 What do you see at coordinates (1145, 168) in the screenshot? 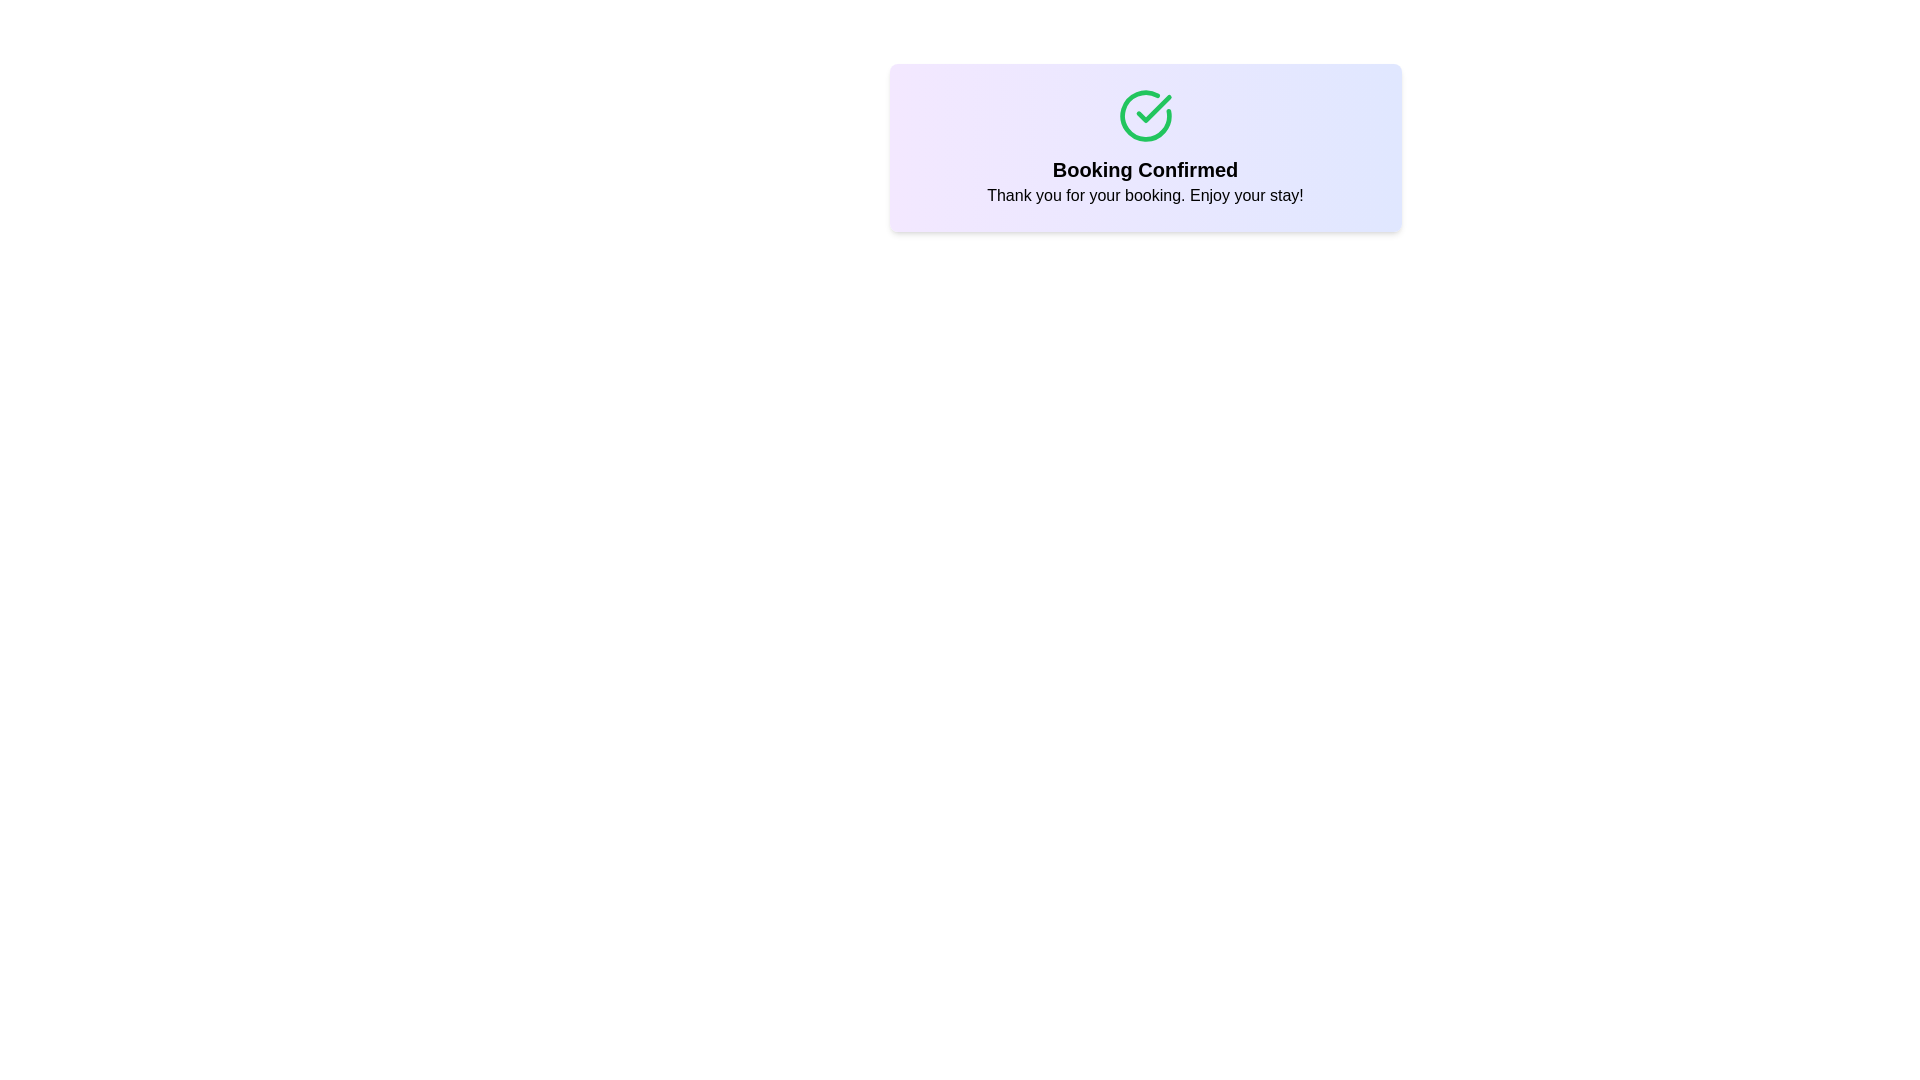
I see `the bold, large-sized text header displaying 'Booking Confirmed', which is centrally positioned above a smaller paragraph and below a green circle-check icon` at bounding box center [1145, 168].